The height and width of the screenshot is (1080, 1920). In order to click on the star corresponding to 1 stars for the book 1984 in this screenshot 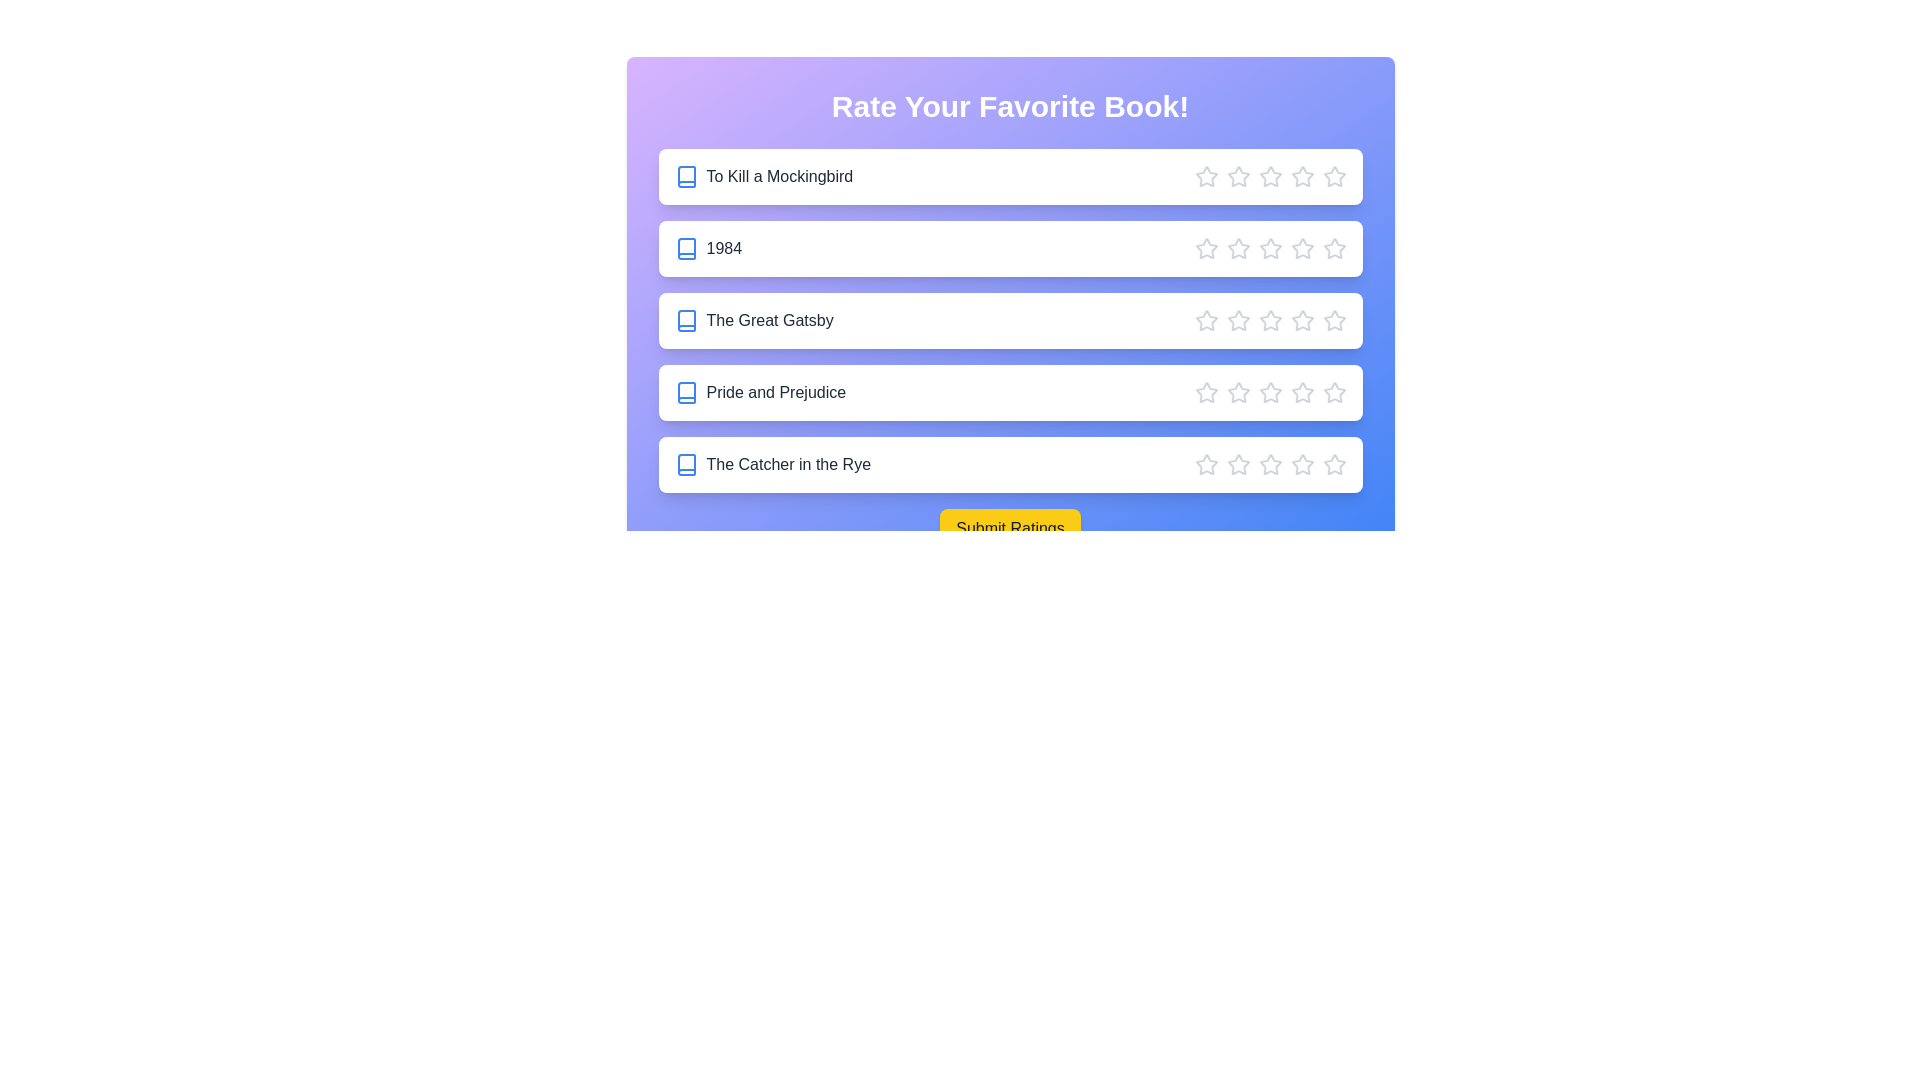, I will do `click(1205, 248)`.